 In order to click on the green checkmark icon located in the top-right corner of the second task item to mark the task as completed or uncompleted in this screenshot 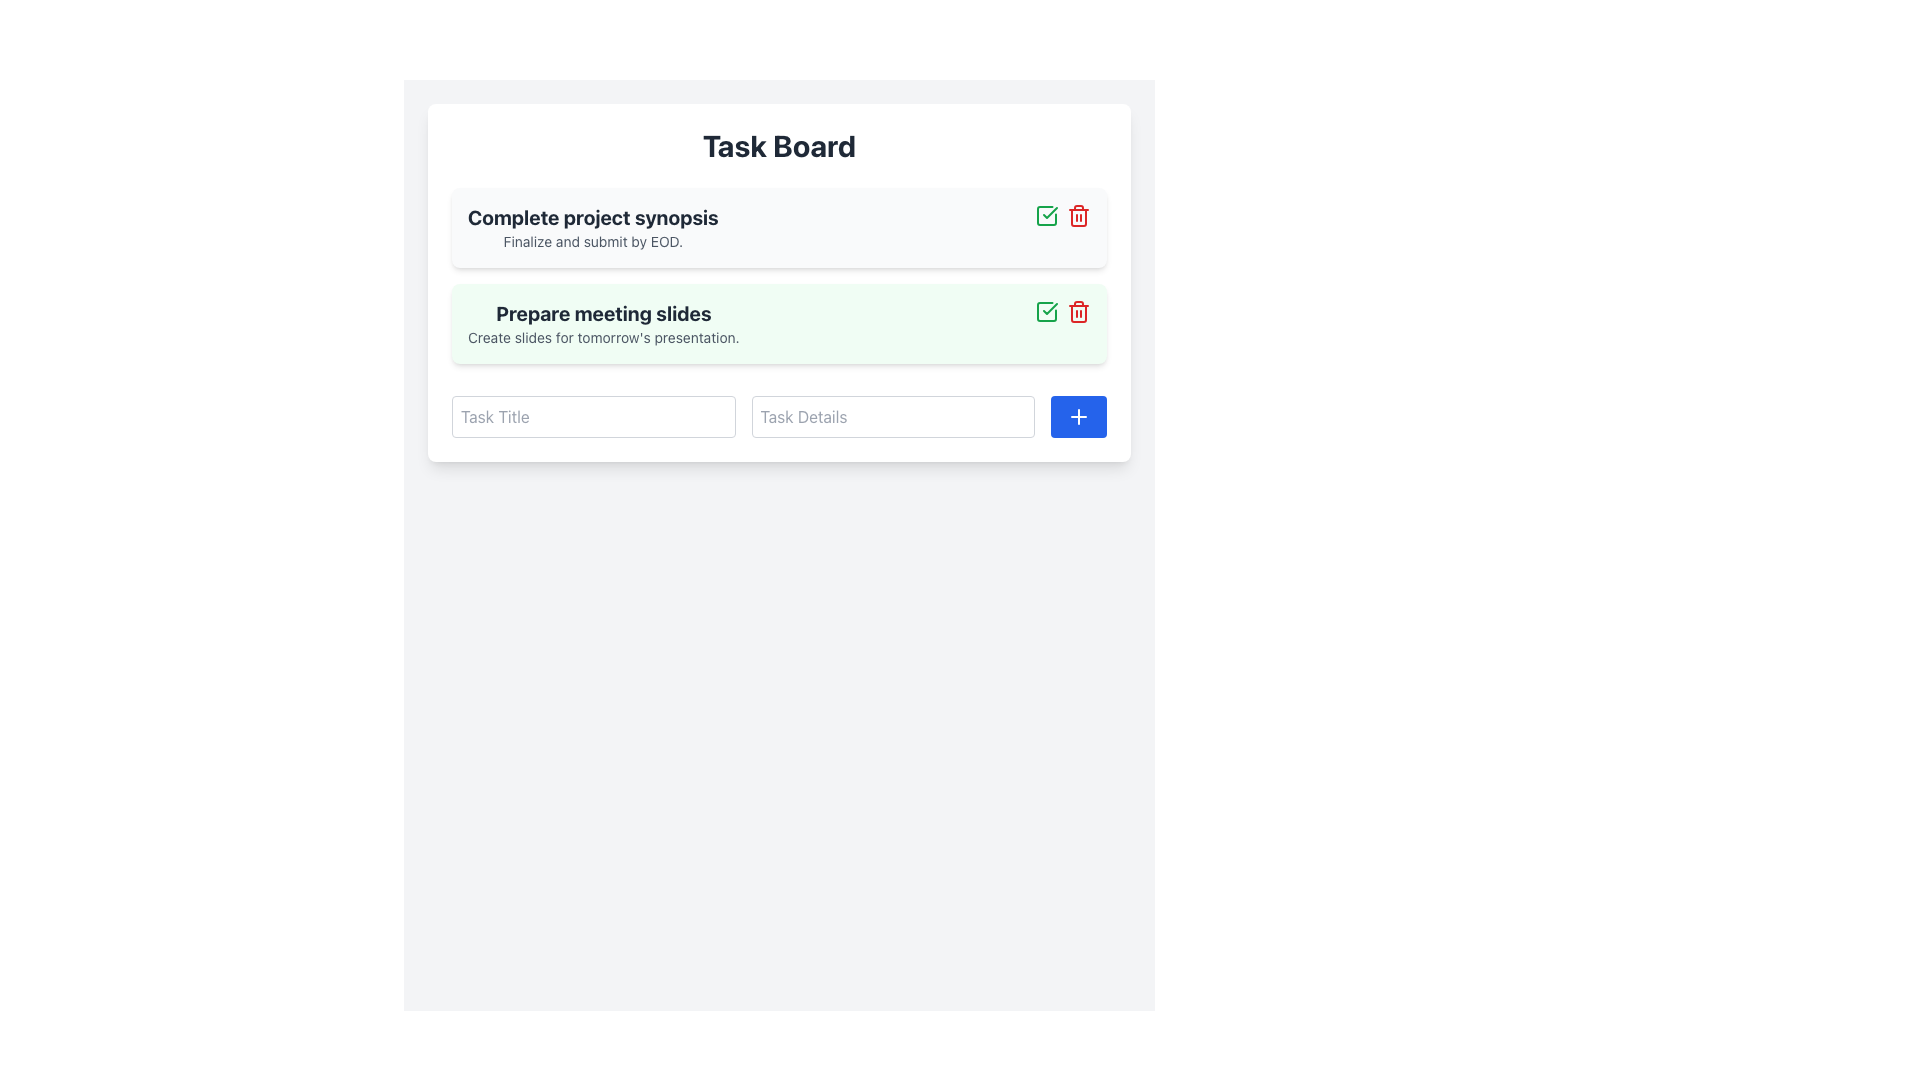, I will do `click(1045, 216)`.